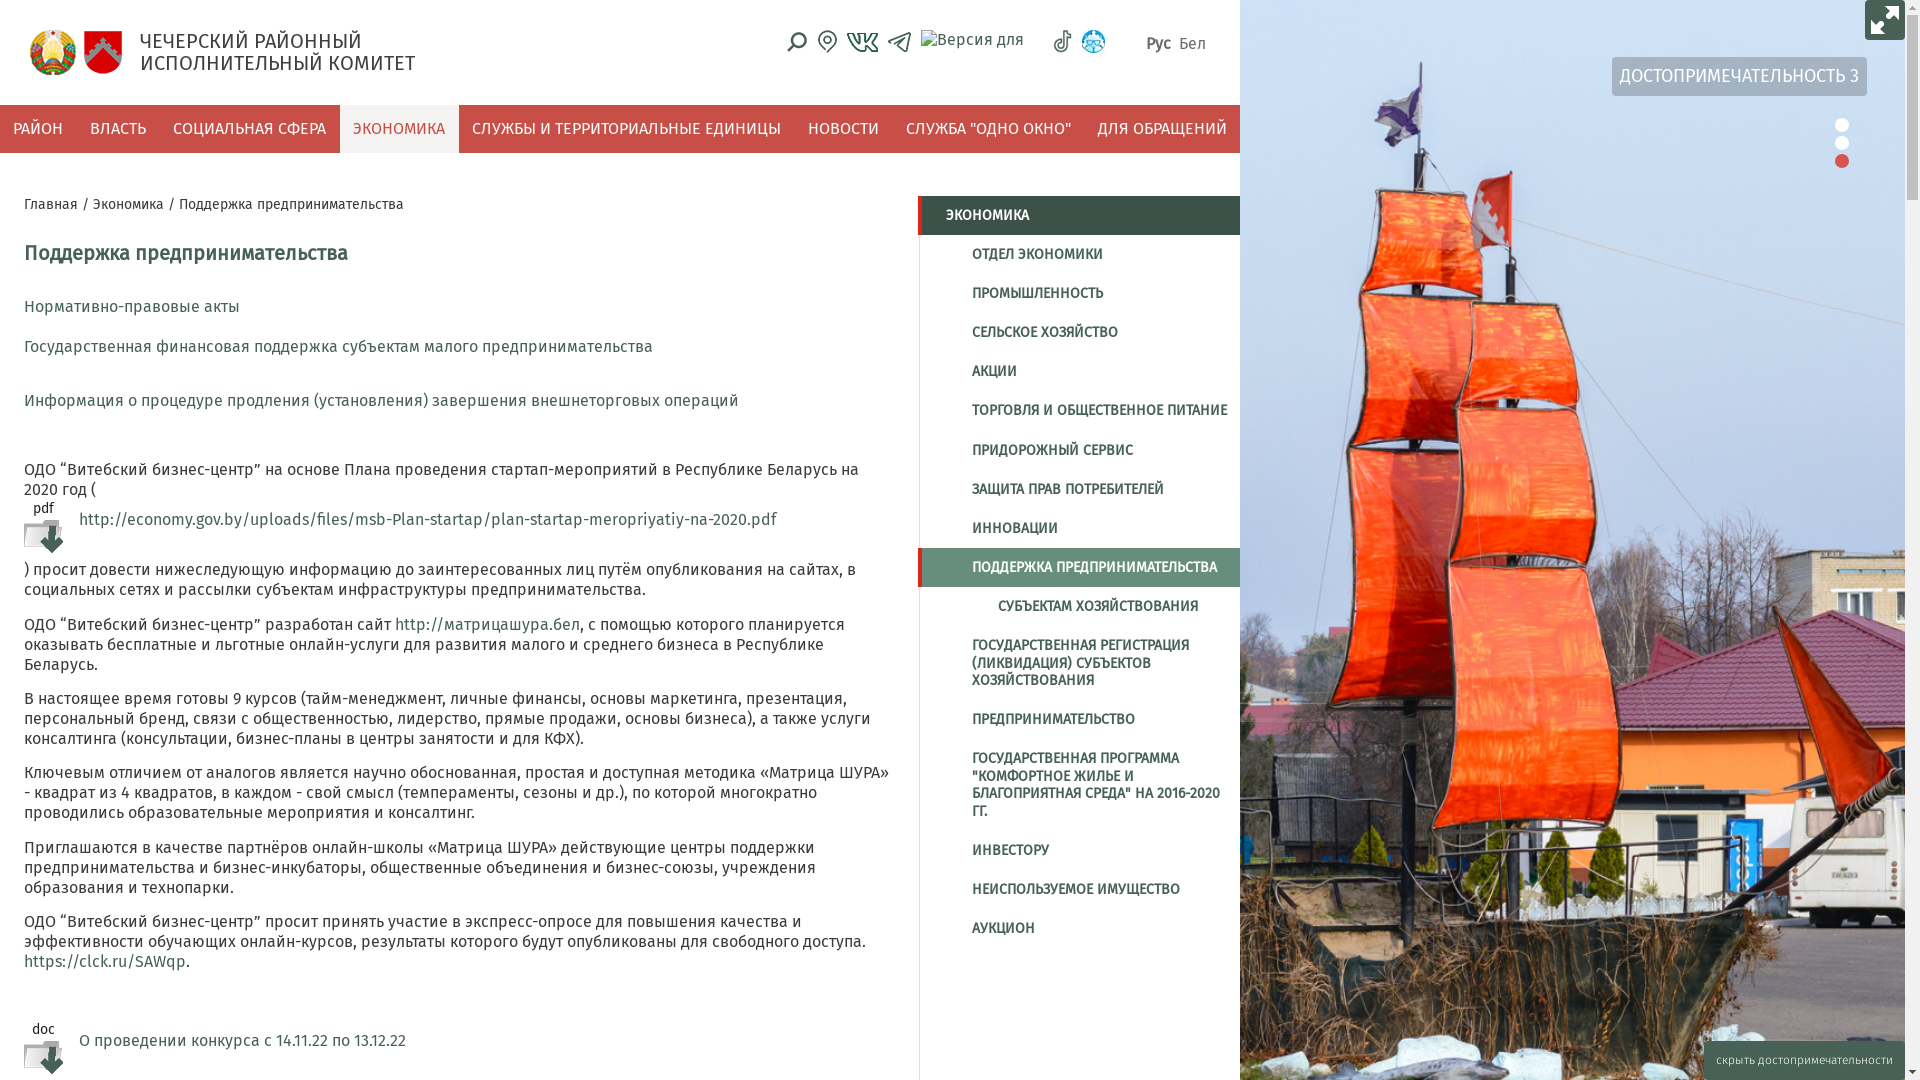  Describe the element at coordinates (1841, 160) in the screenshot. I see `'3'` at that location.